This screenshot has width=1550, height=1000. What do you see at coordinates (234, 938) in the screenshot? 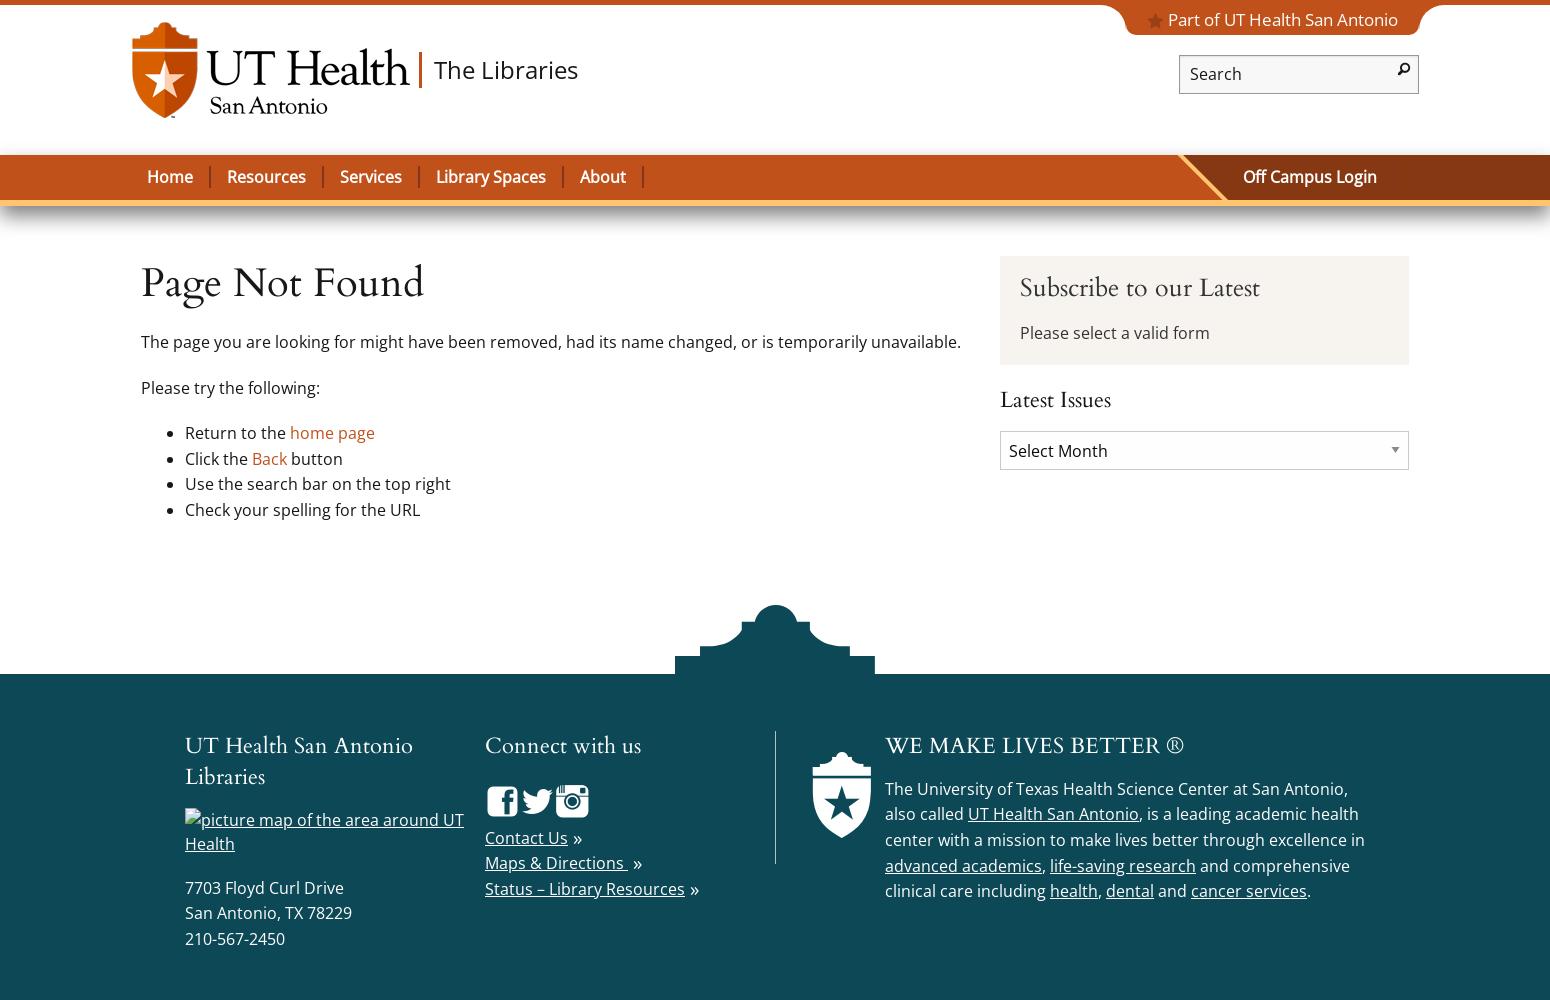
I see `'210-567-2450'` at bounding box center [234, 938].